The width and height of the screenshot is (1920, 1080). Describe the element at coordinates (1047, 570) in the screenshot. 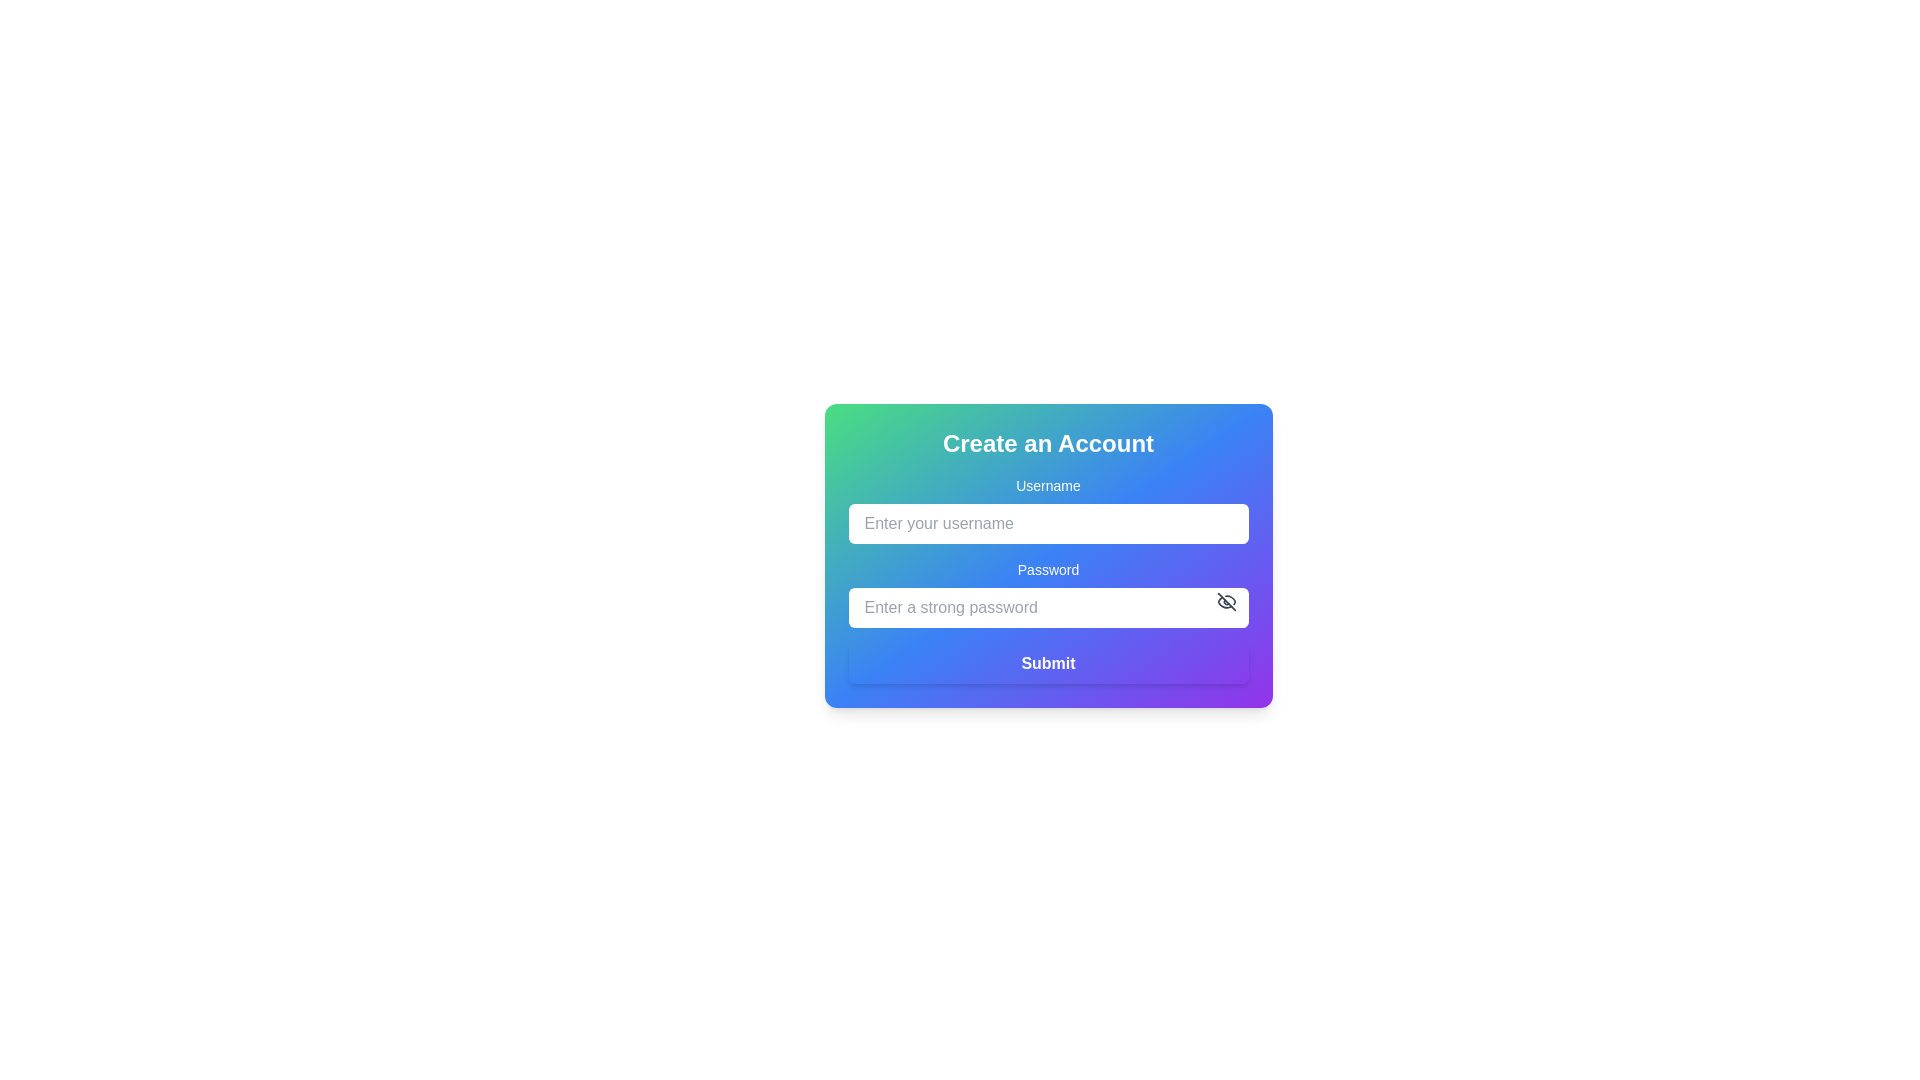

I see `the label associated with the password input field under the 'Create an Account' title` at that location.